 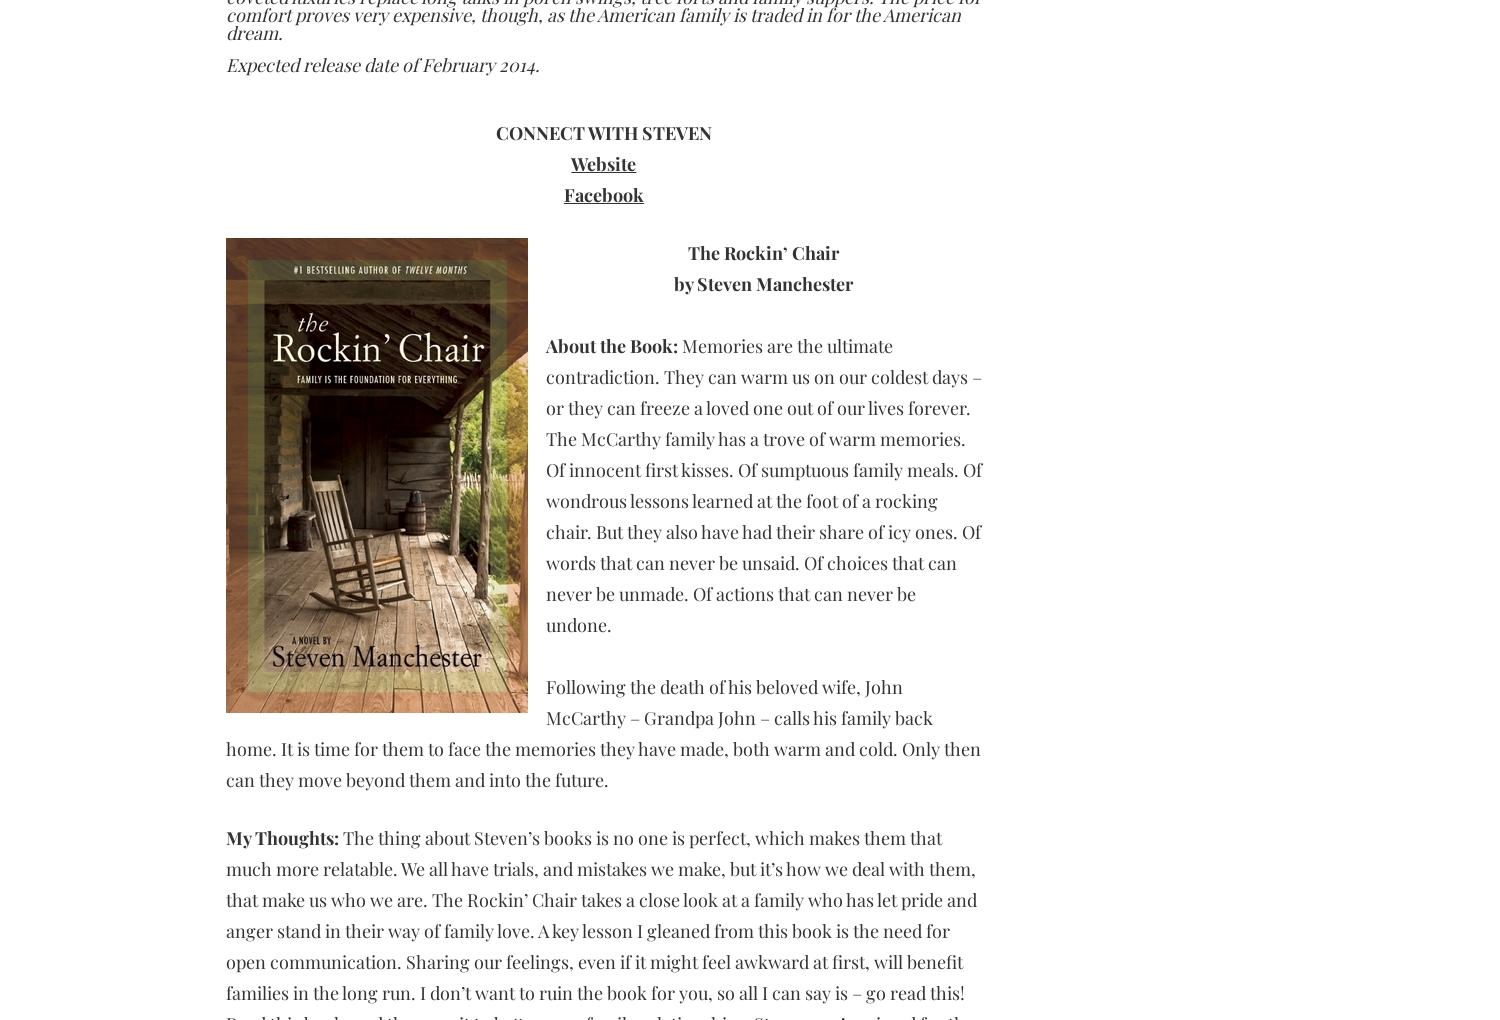 What do you see at coordinates (602, 194) in the screenshot?
I see `'Facebook'` at bounding box center [602, 194].